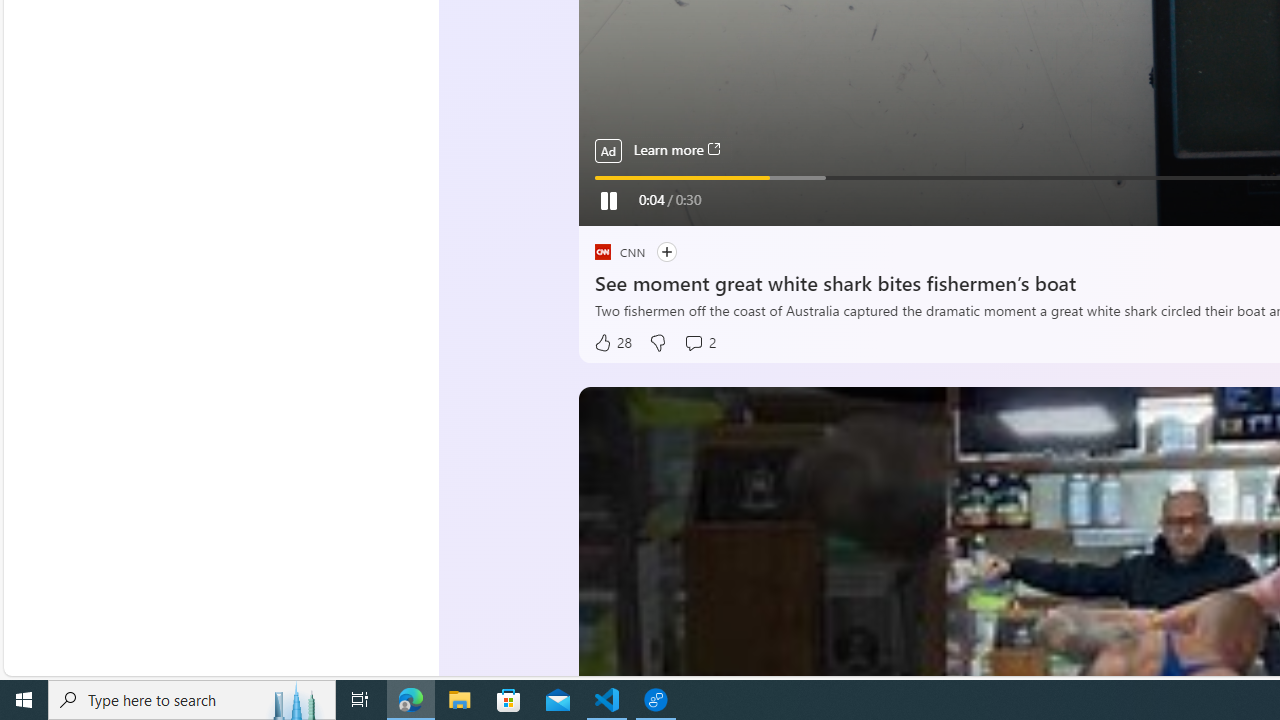 This screenshot has width=1280, height=720. I want to click on 'Learn more', so click(676, 149).